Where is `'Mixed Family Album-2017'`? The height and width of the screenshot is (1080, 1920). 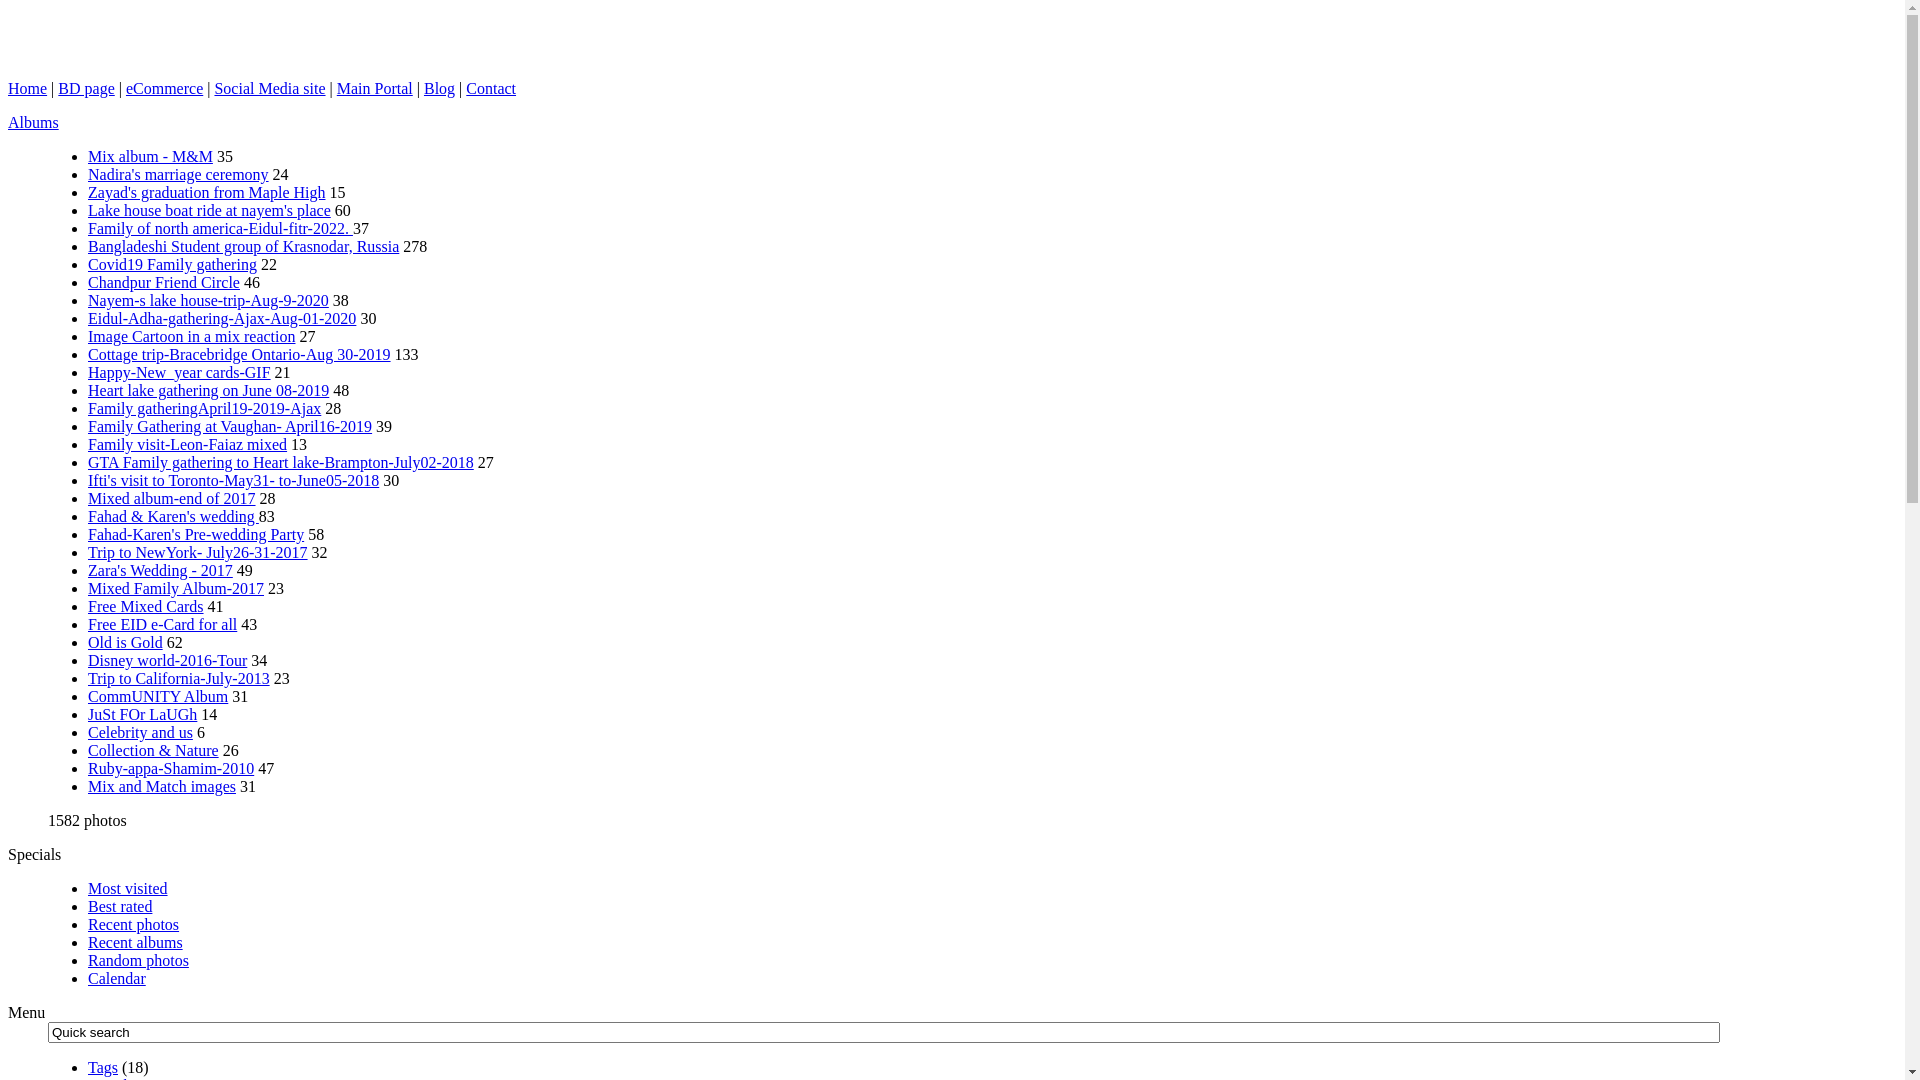
'Mixed Family Album-2017' is located at coordinates (176, 587).